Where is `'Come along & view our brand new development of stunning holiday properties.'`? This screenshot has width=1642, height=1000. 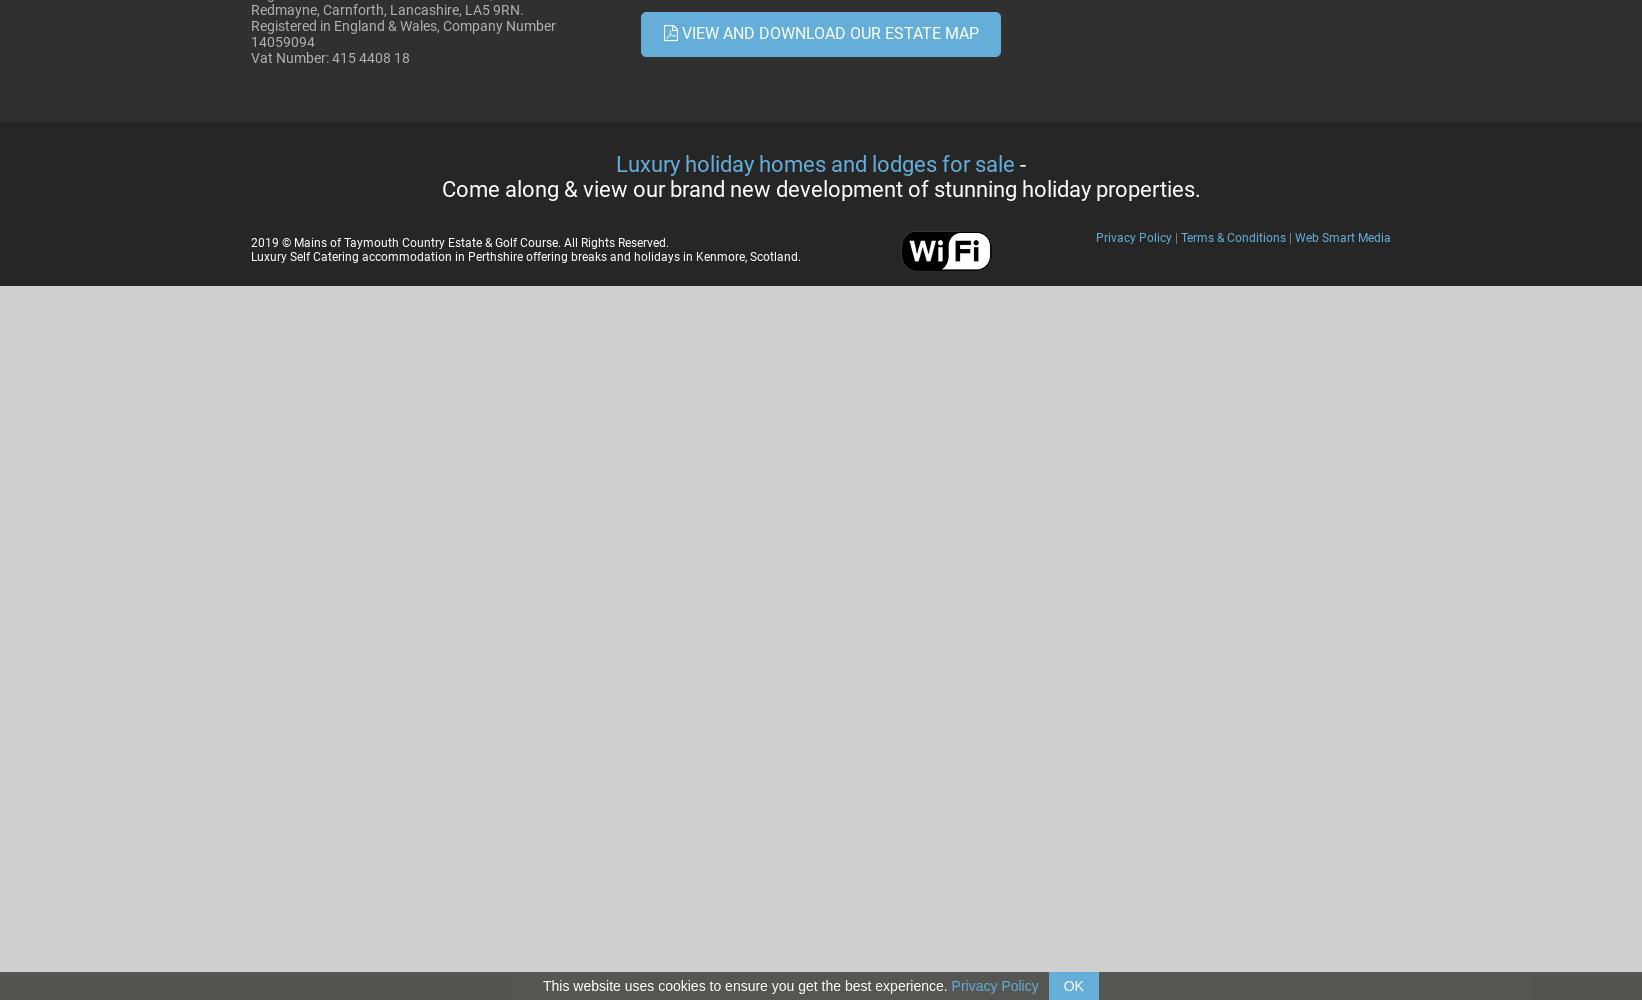
'Come along & view our brand new development of stunning holiday properties.' is located at coordinates (819, 188).